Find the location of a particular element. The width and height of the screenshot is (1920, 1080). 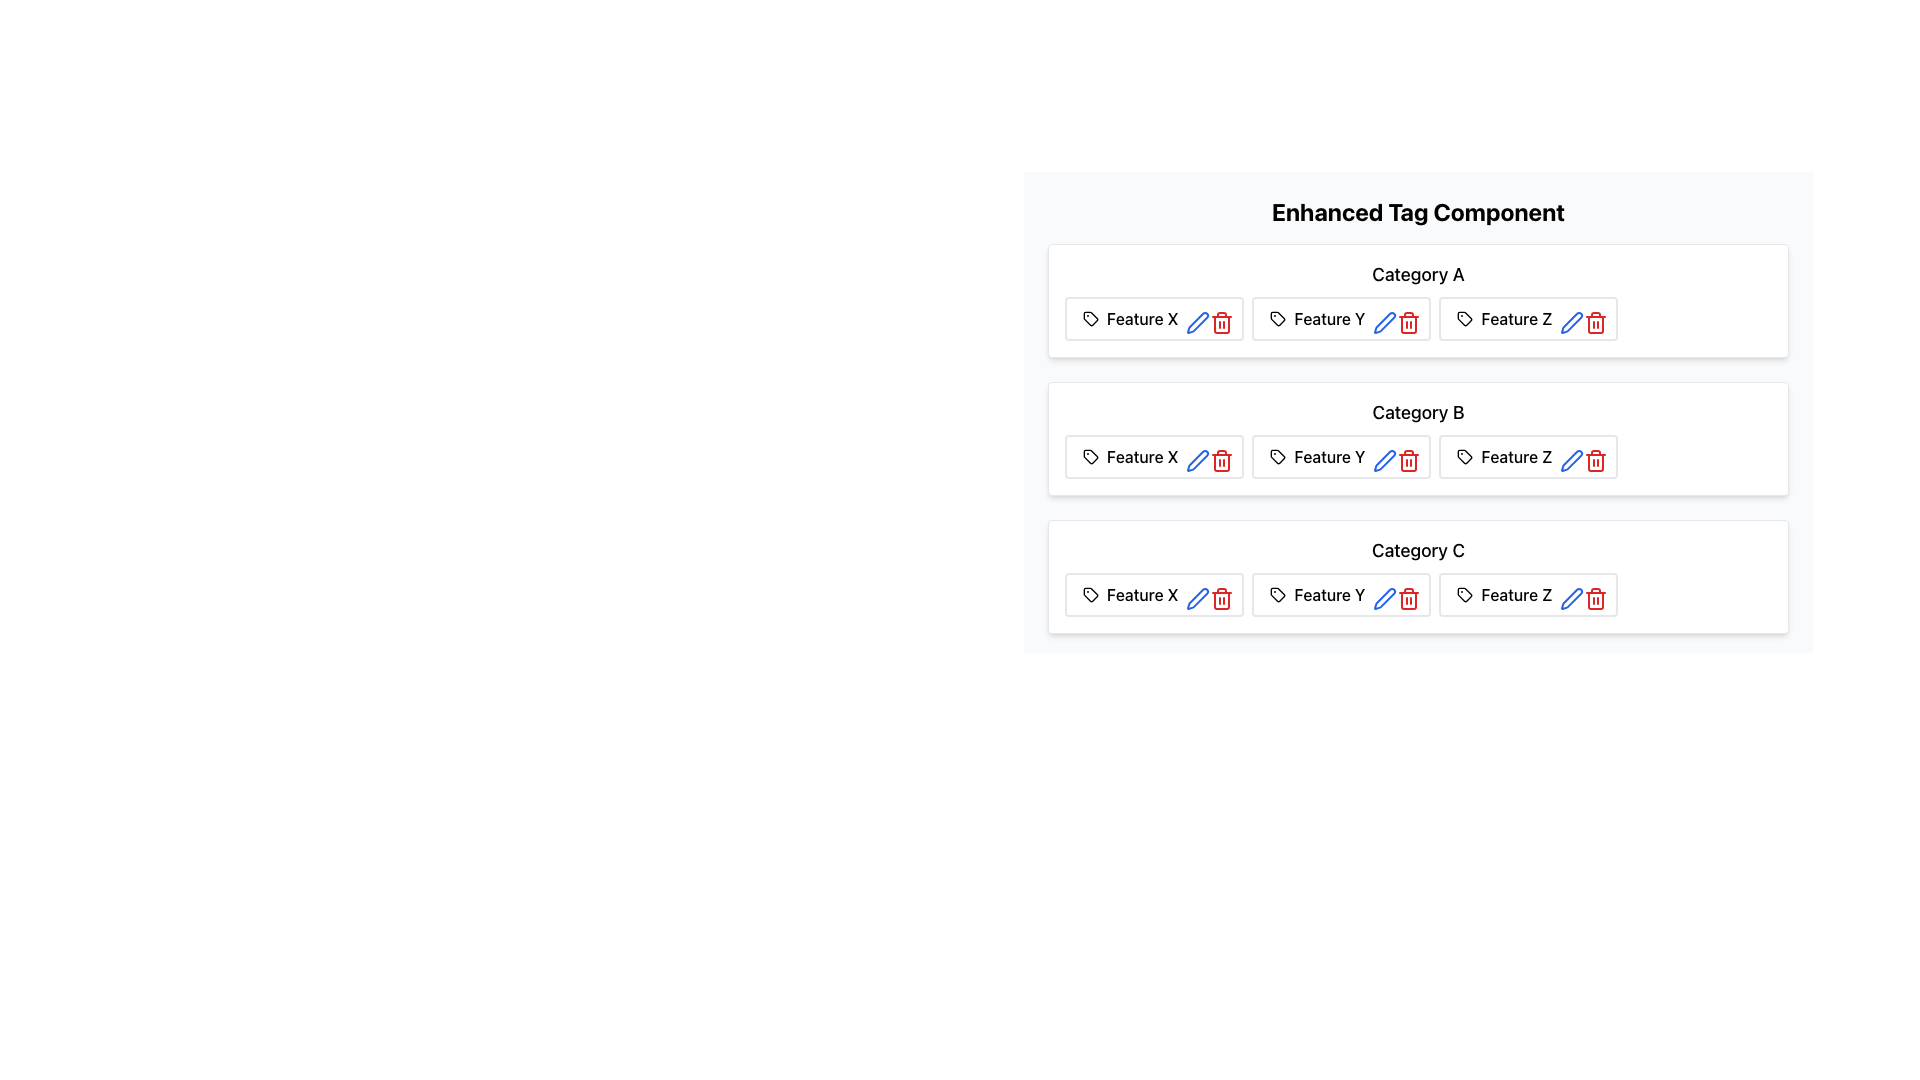

the blue pen icon located within the 'Feature Z' card in the 'Category A' section to initiate an edit action is located at coordinates (1567, 456).